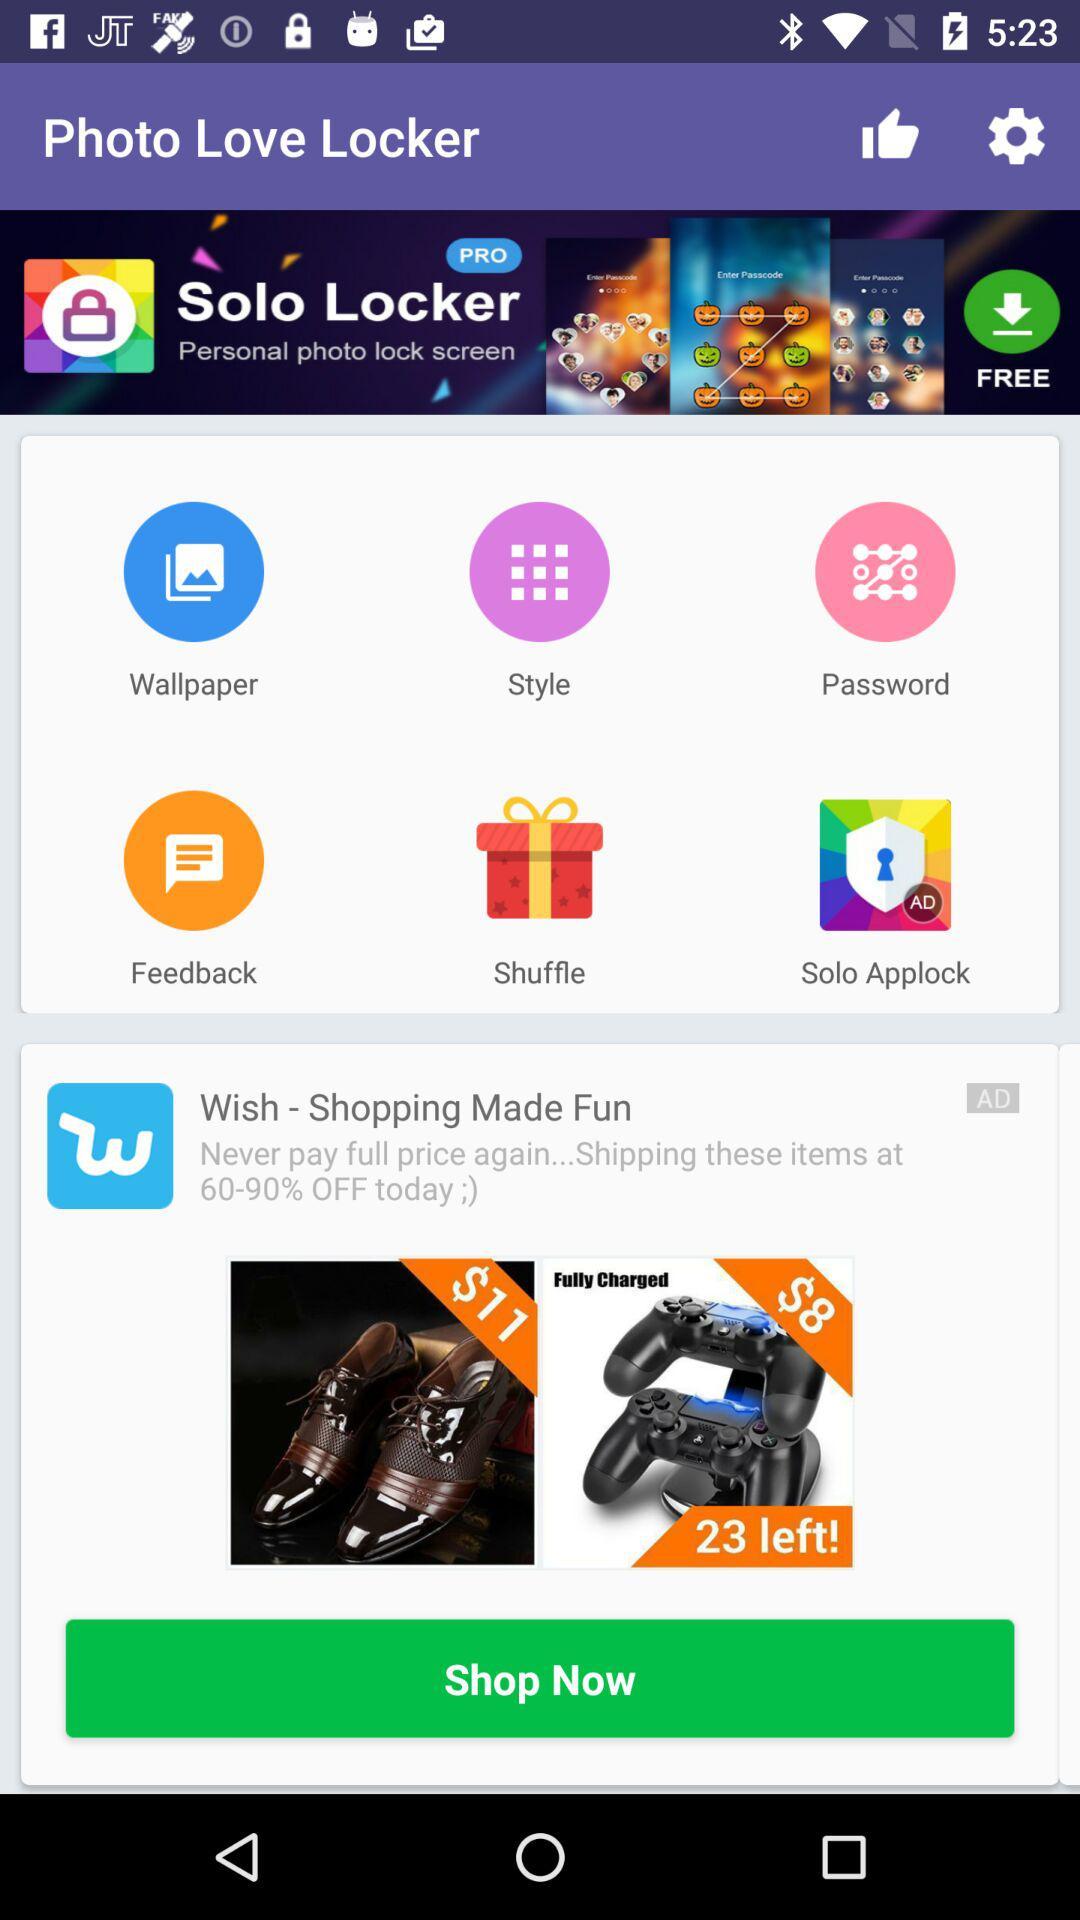 This screenshot has height=1920, width=1080. Describe the element at coordinates (193, 570) in the screenshot. I see `the item above wallpaper` at that location.